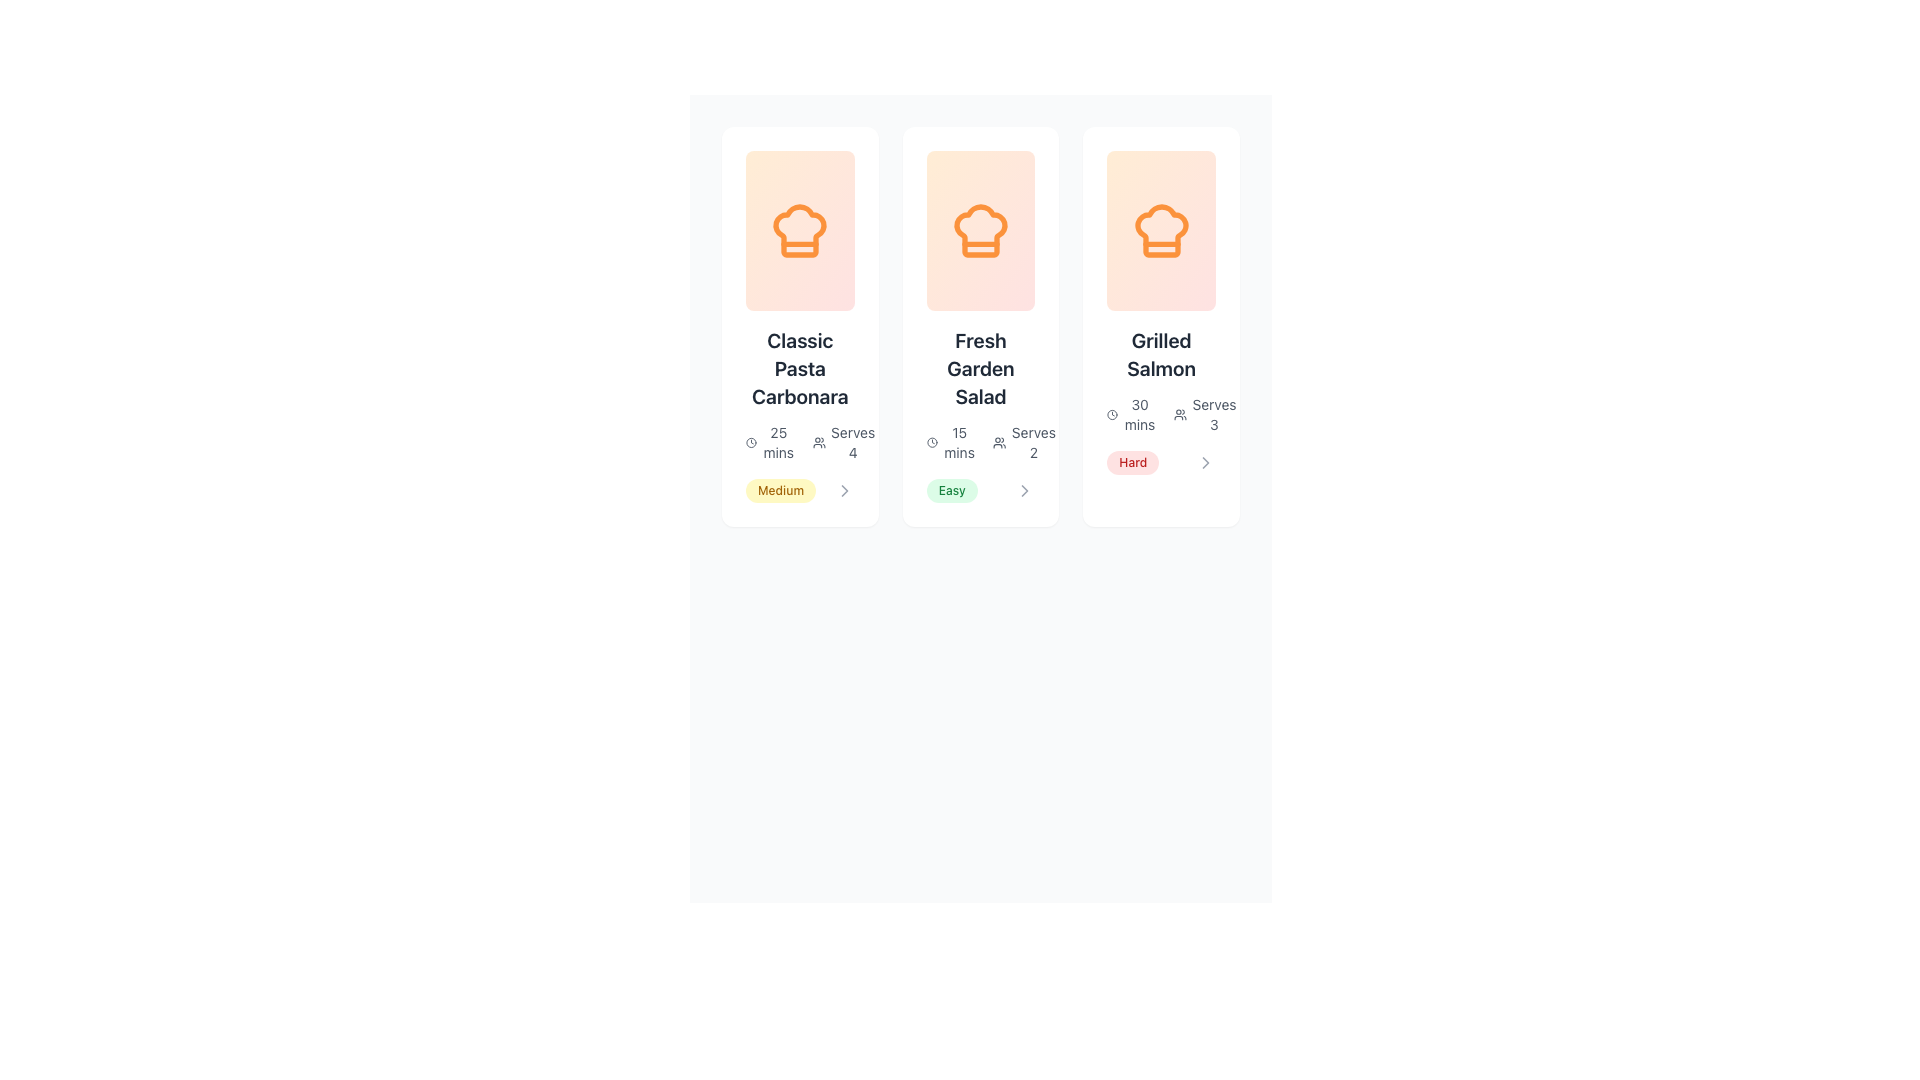 The width and height of the screenshot is (1920, 1080). What do you see at coordinates (1025, 442) in the screenshot?
I see `text indicating the serving size located in the bottom portion of the second content card from the left, which is the second item to the right of the time duration label ('15 mins')` at bounding box center [1025, 442].